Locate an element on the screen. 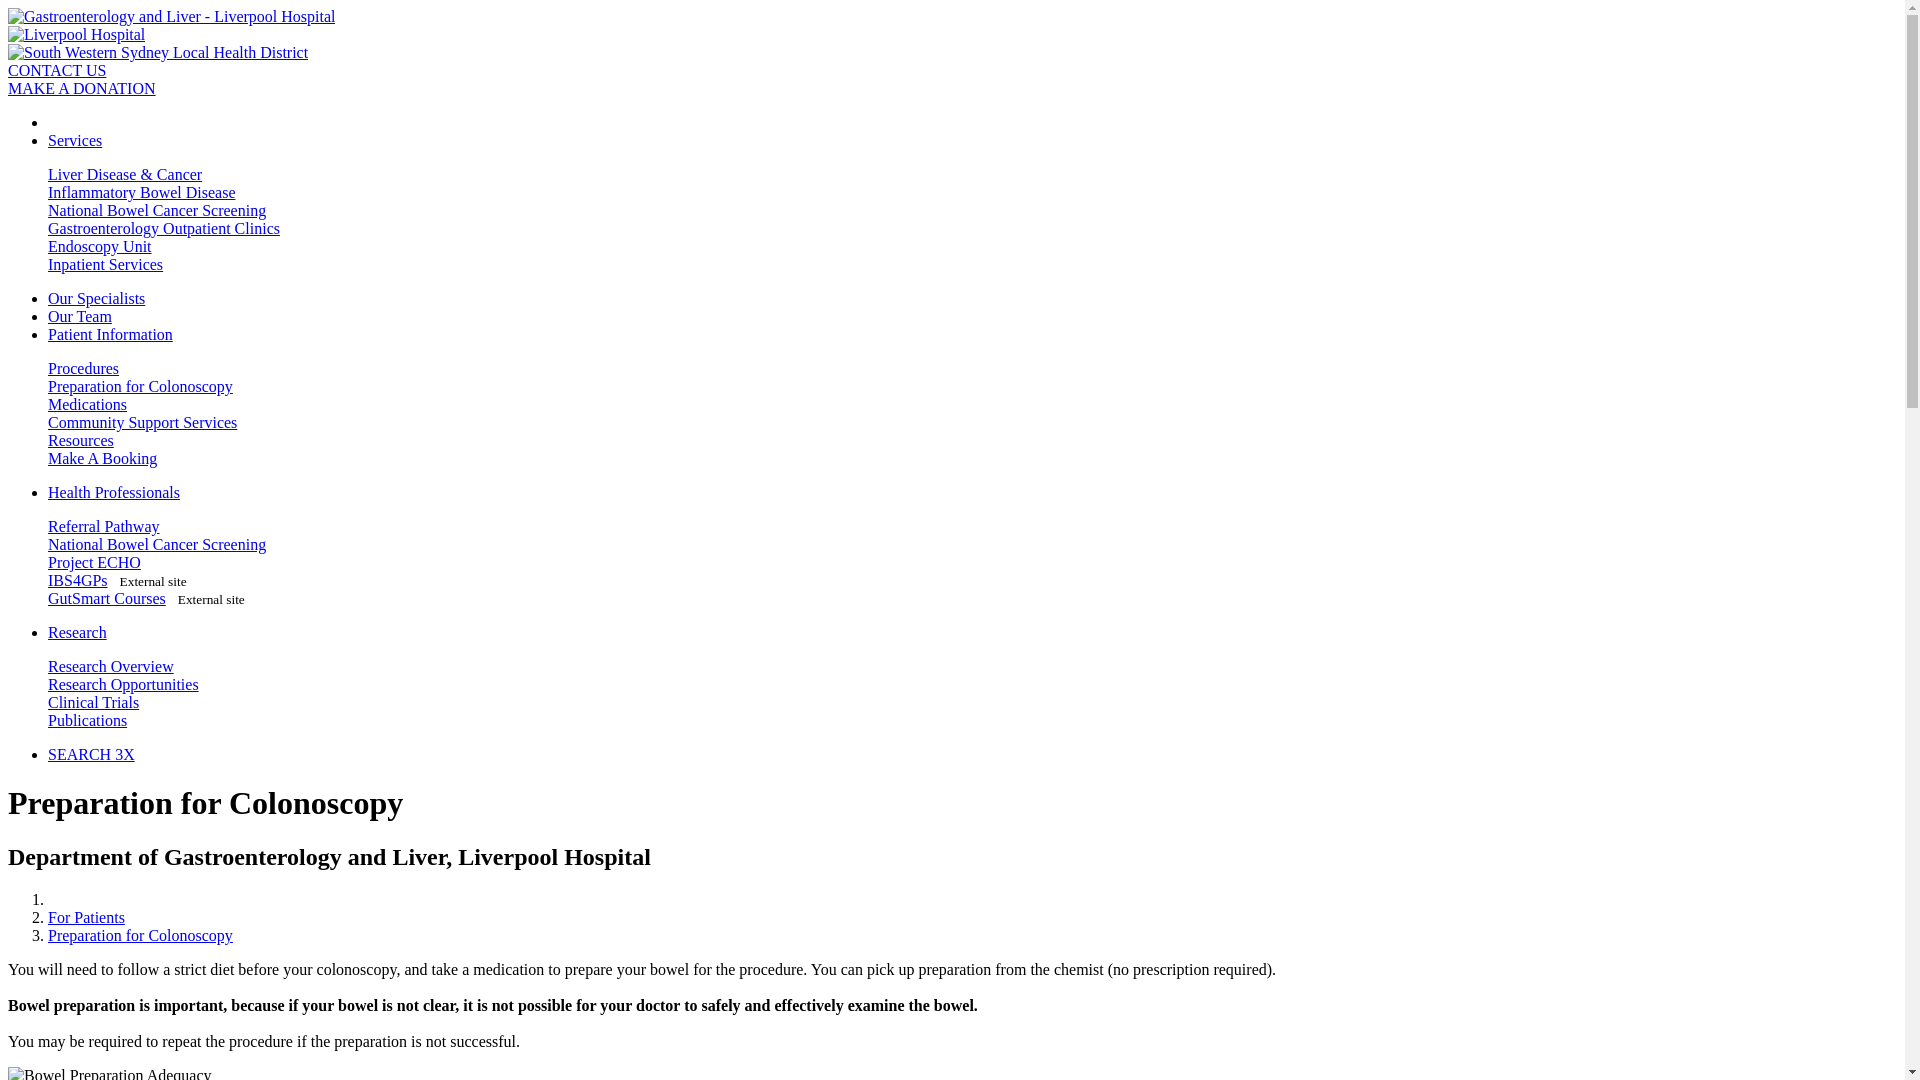 This screenshot has width=1920, height=1080. 'Services' is located at coordinates (75, 139).